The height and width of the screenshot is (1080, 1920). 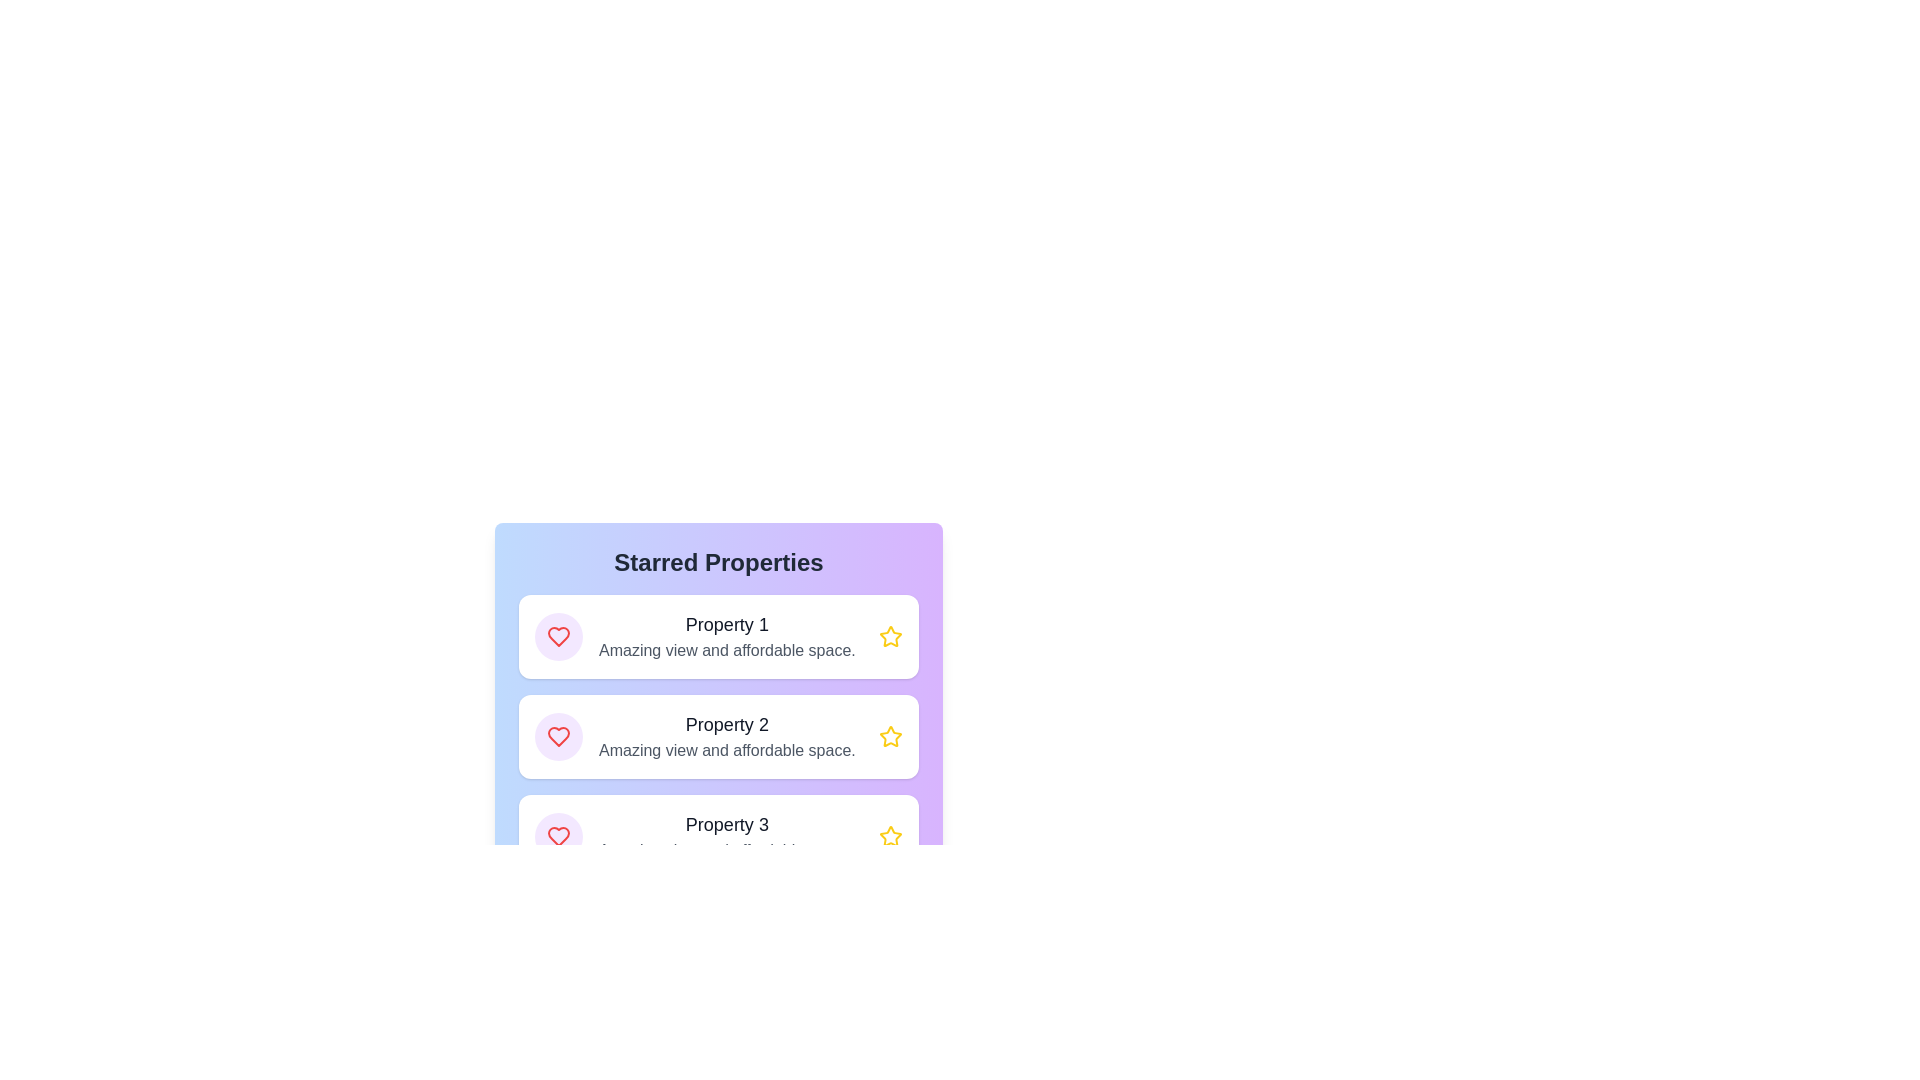 What do you see at coordinates (719, 736) in the screenshot?
I see `the property title within the grid layout of the 'Starred Properties' section, which features white rounded rectangles with bold titles and interactive icons` at bounding box center [719, 736].